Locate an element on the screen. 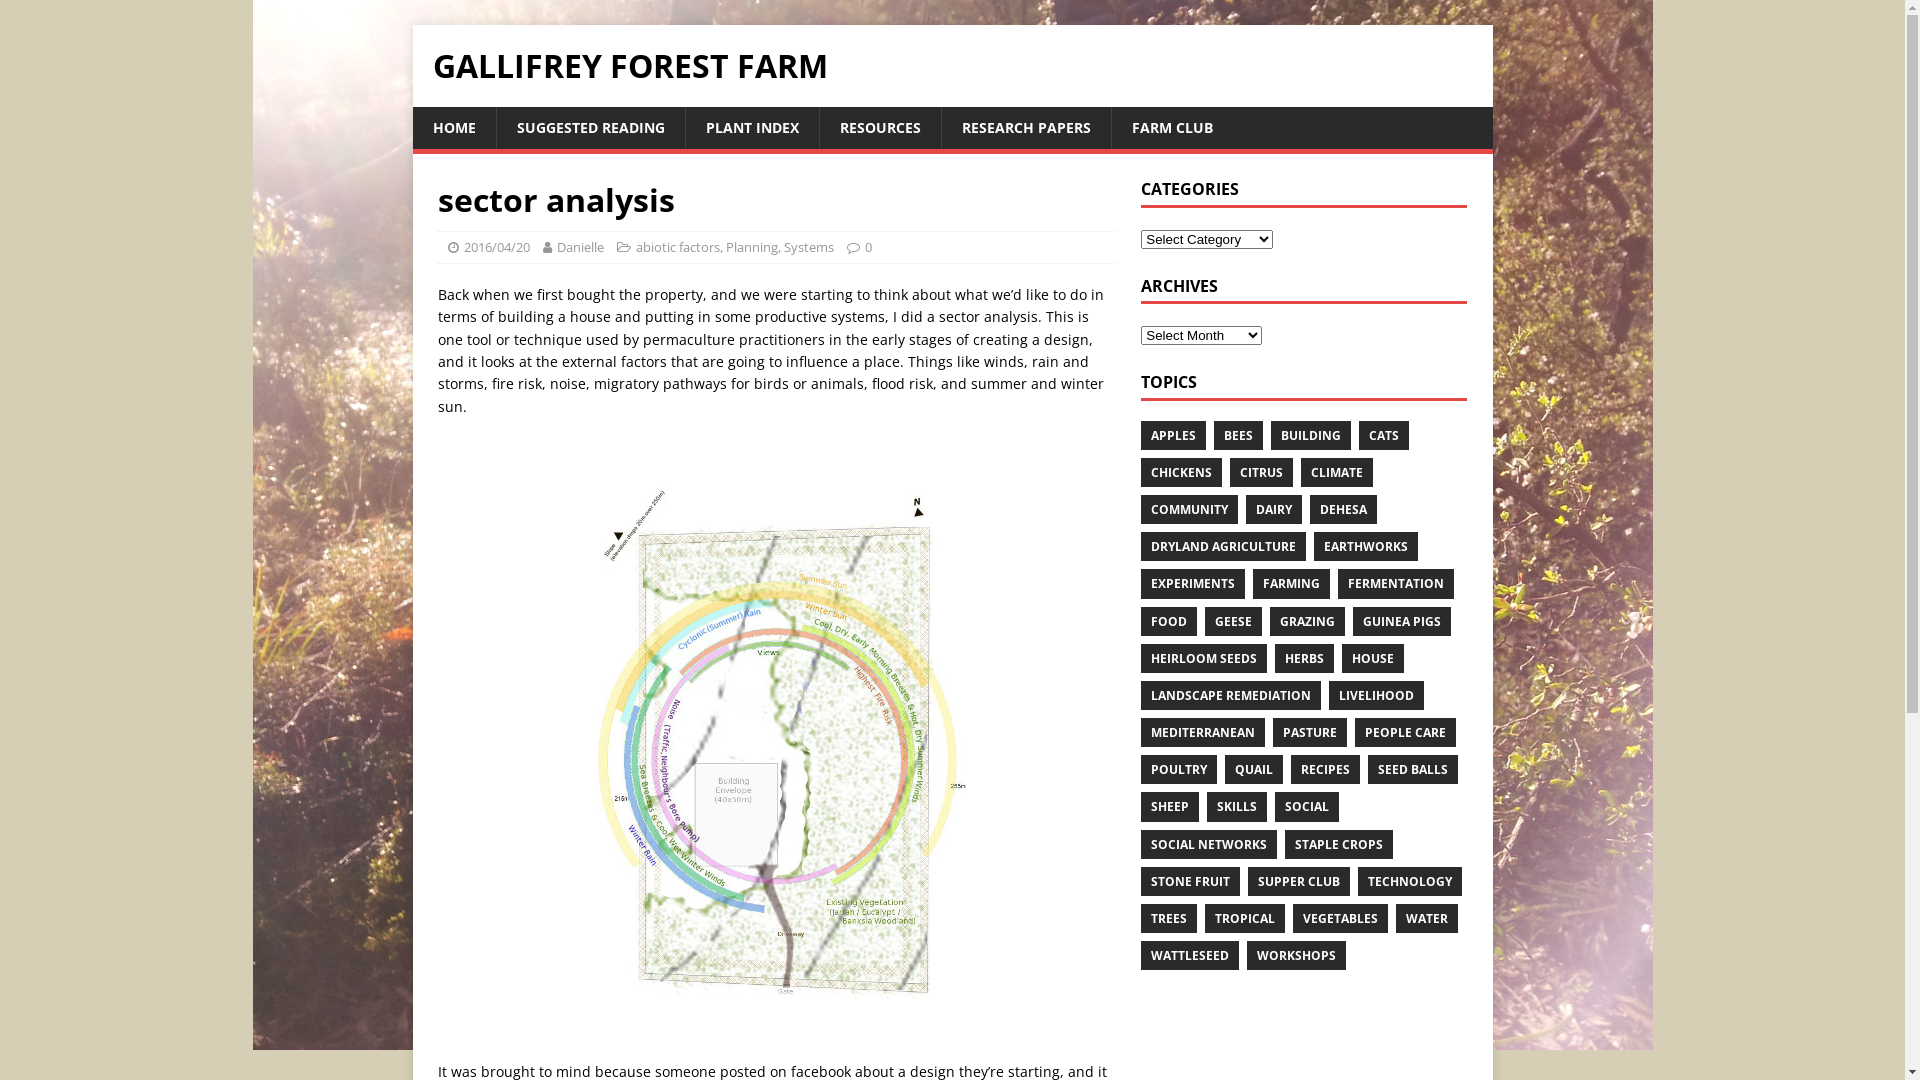 This screenshot has height=1080, width=1920. 'QUAIL' is located at coordinates (1252, 768).